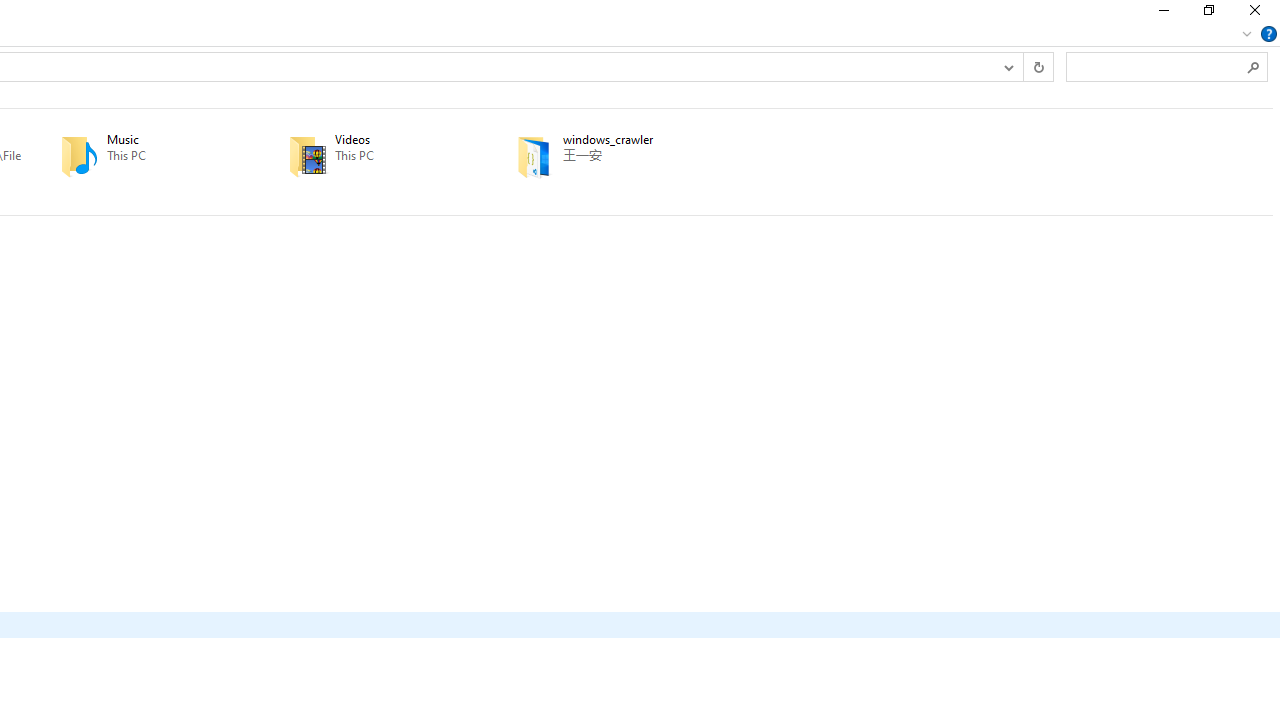 This screenshot has height=720, width=1280. Describe the element at coordinates (535, 154) in the screenshot. I see `'Class: UIImage'` at that location.